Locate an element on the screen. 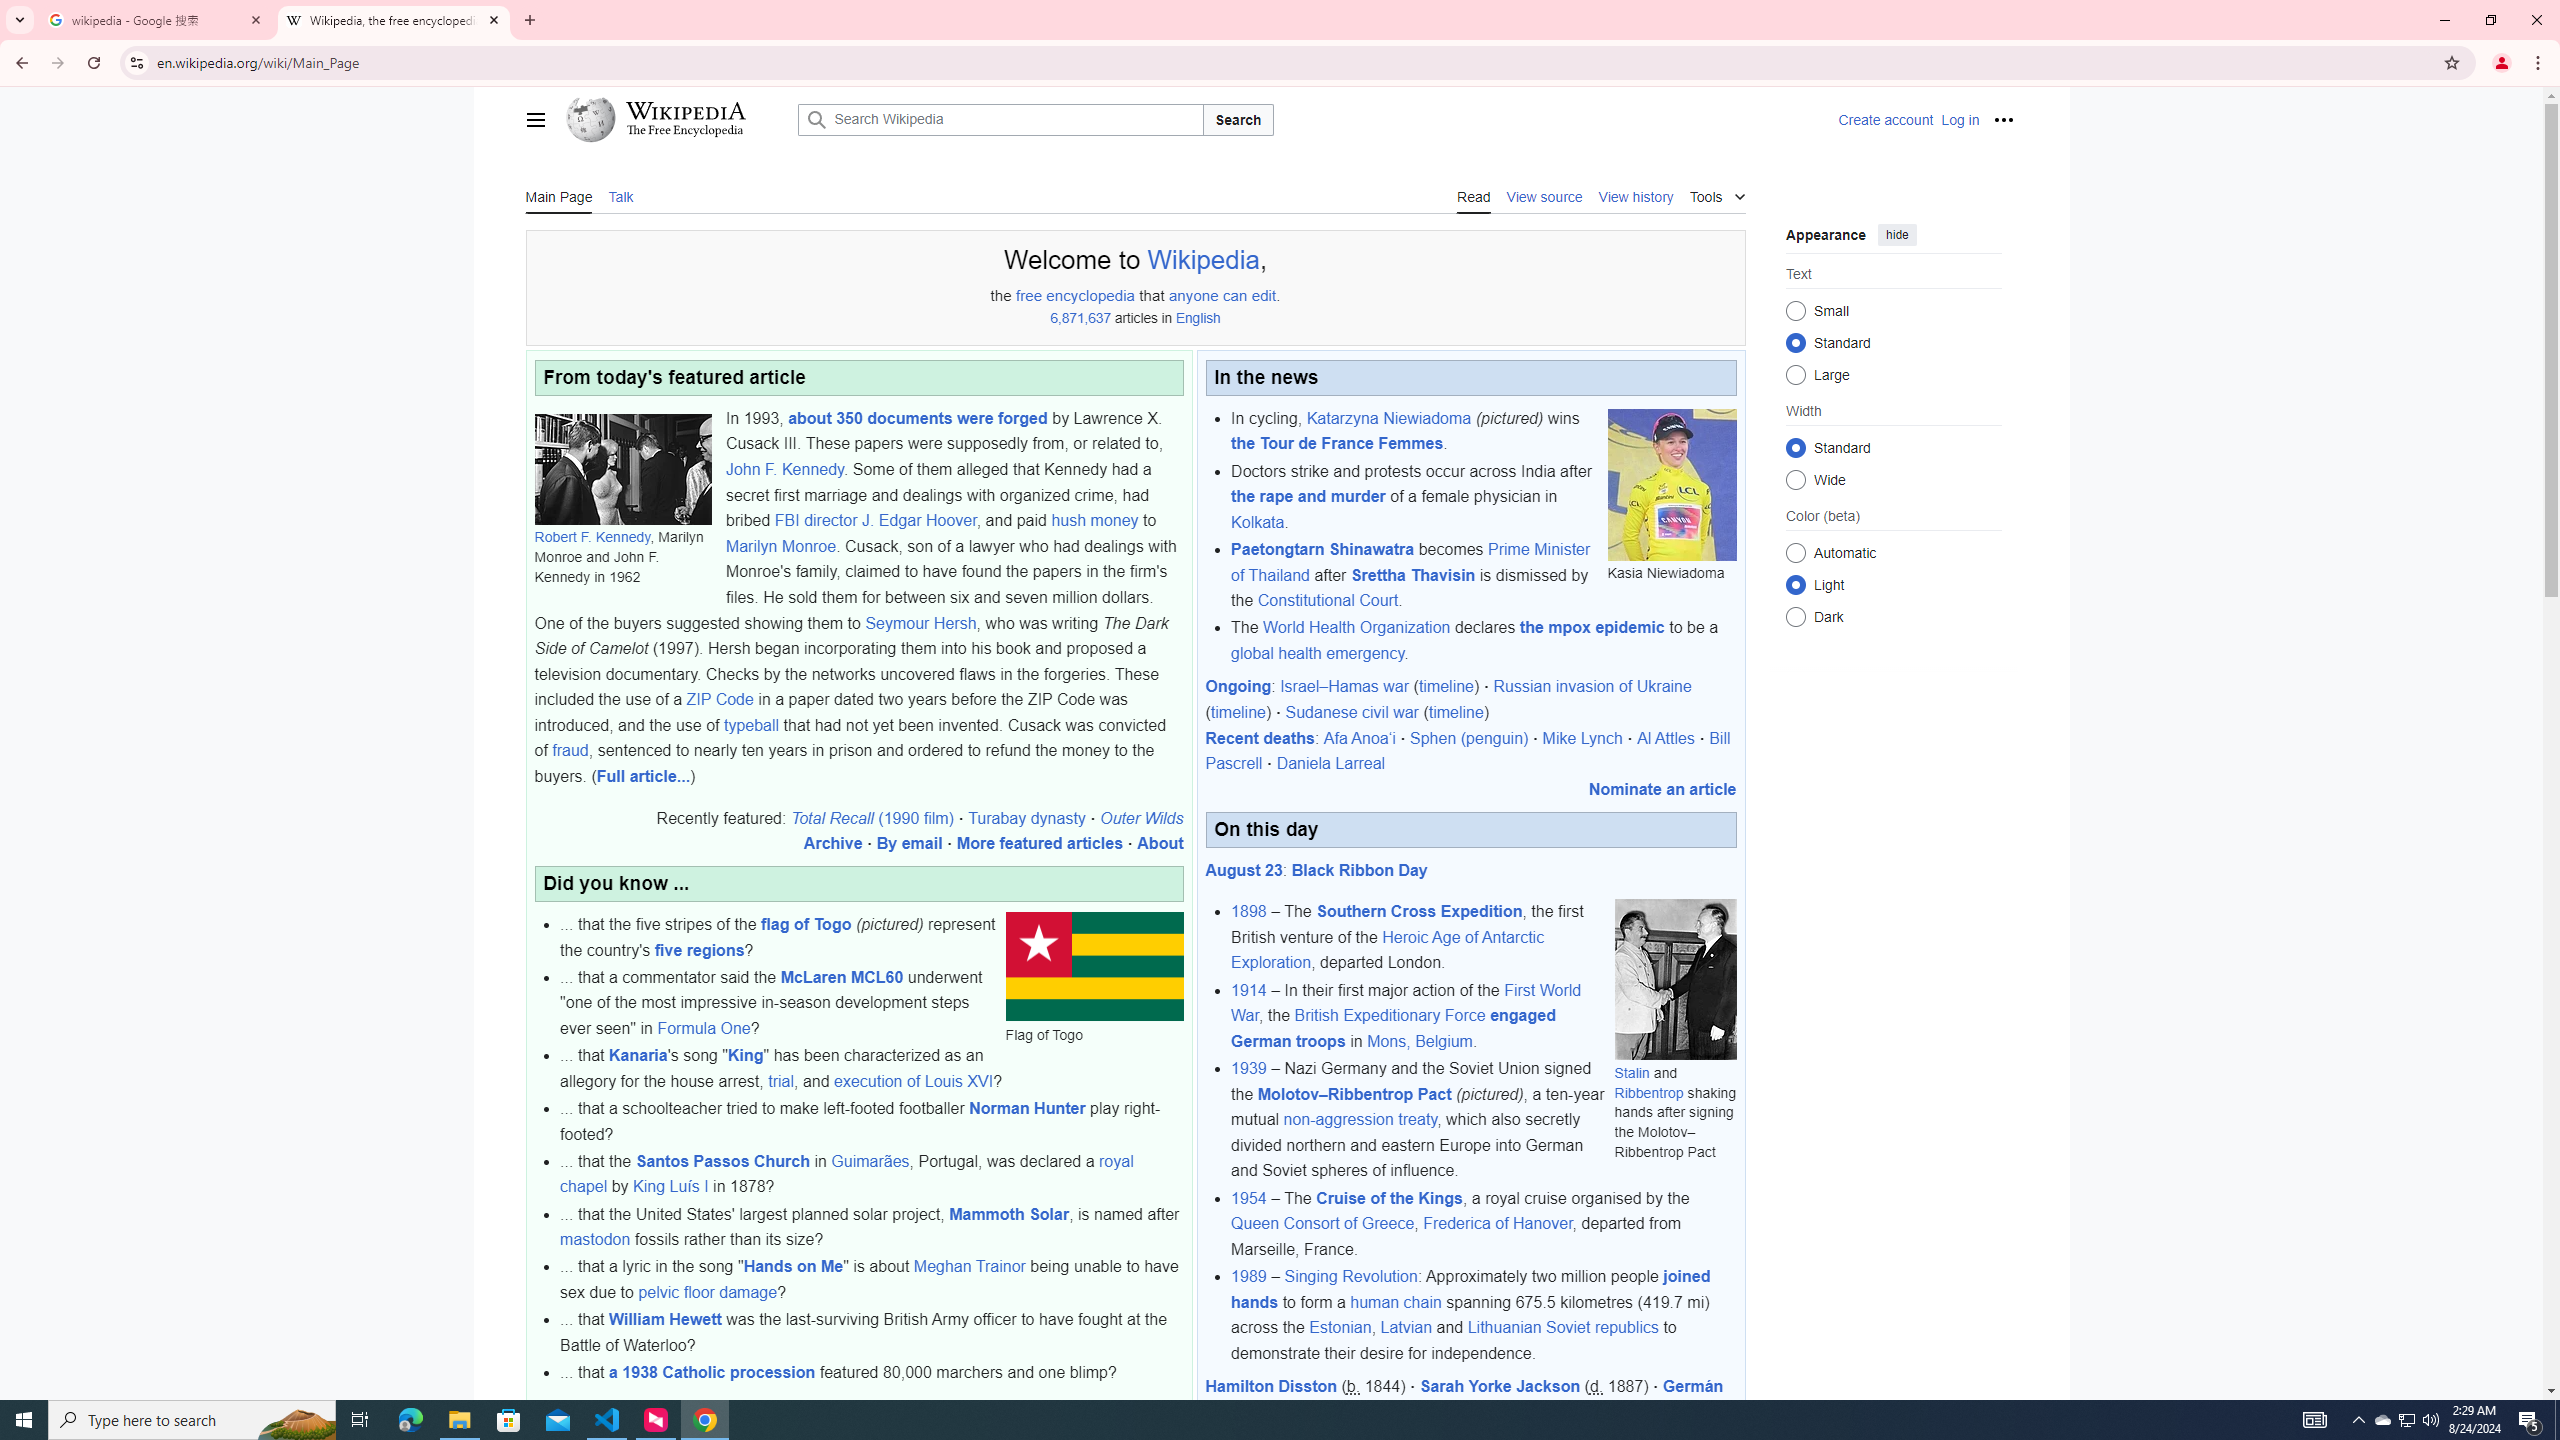 The image size is (2560, 1440). 'Mons, Belgium' is located at coordinates (1418, 1041).